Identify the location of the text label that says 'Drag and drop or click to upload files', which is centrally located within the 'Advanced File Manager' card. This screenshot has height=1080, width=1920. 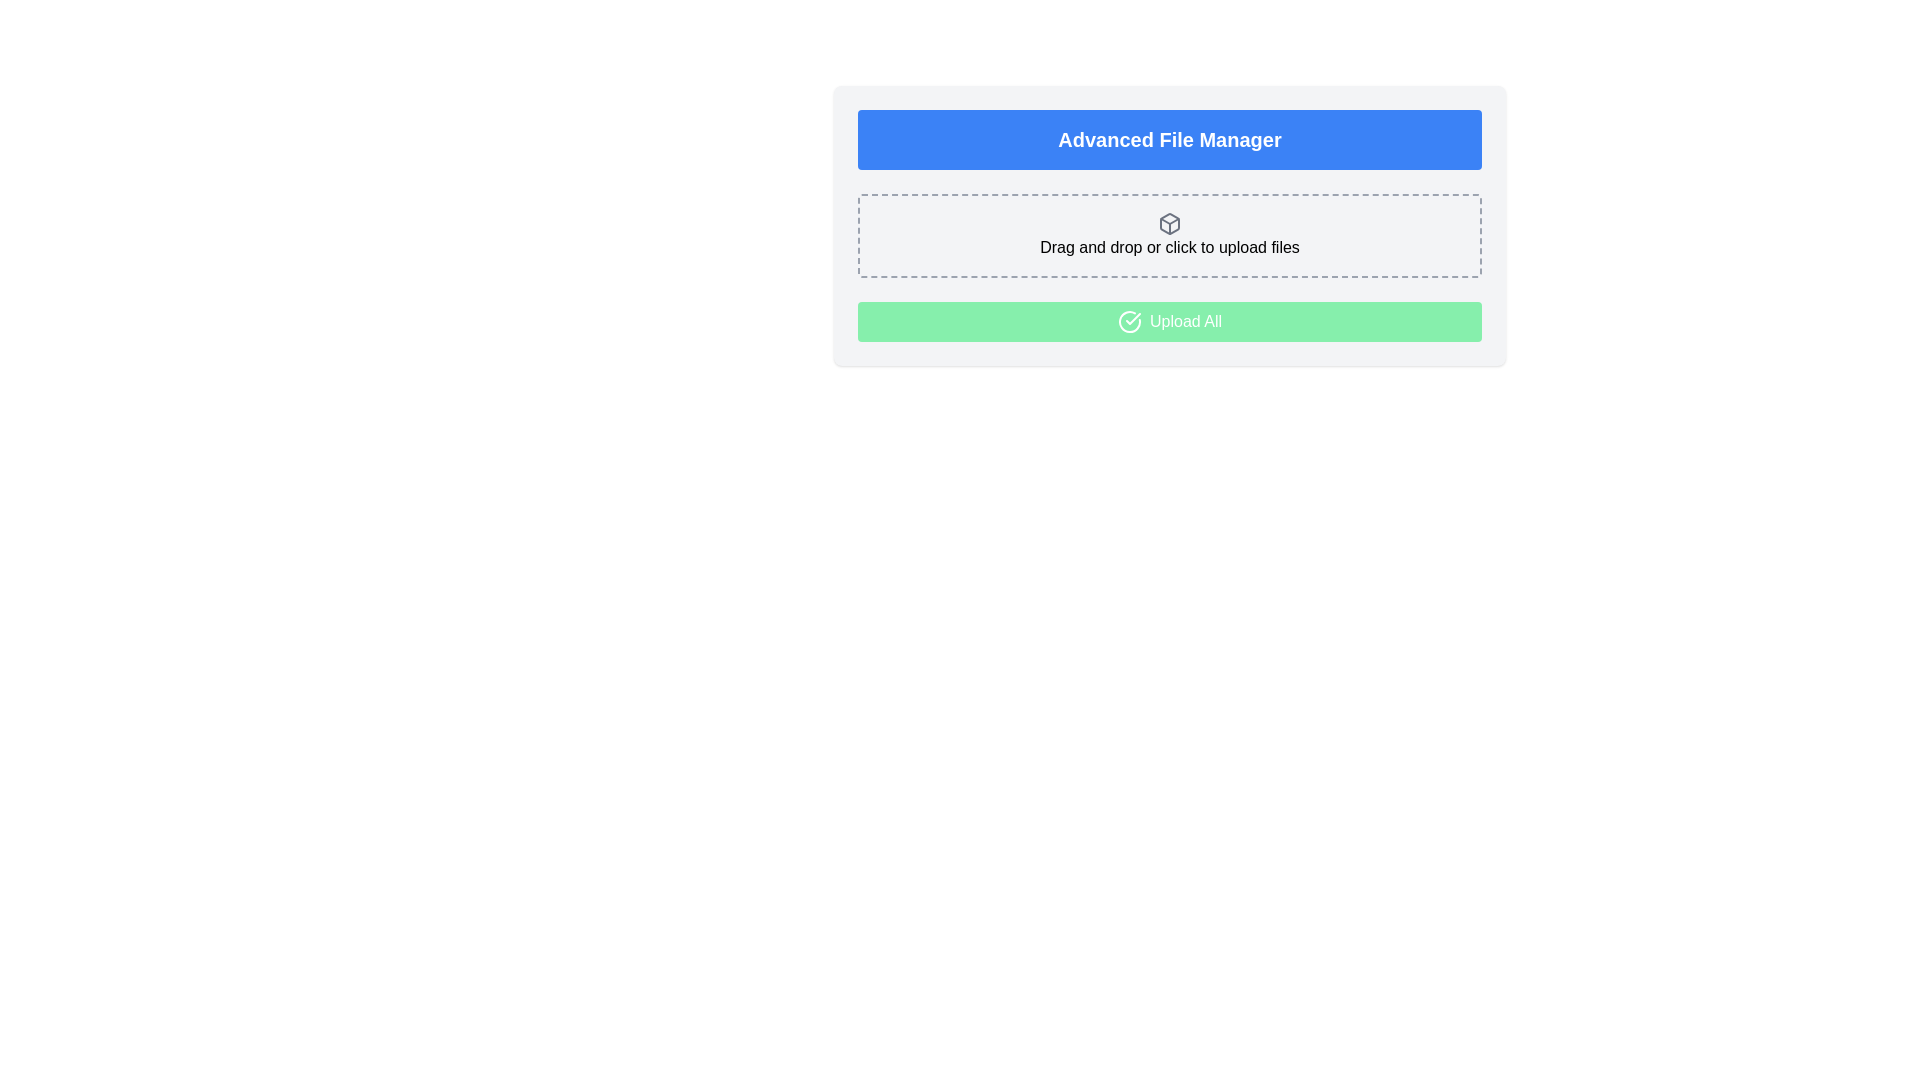
(1170, 246).